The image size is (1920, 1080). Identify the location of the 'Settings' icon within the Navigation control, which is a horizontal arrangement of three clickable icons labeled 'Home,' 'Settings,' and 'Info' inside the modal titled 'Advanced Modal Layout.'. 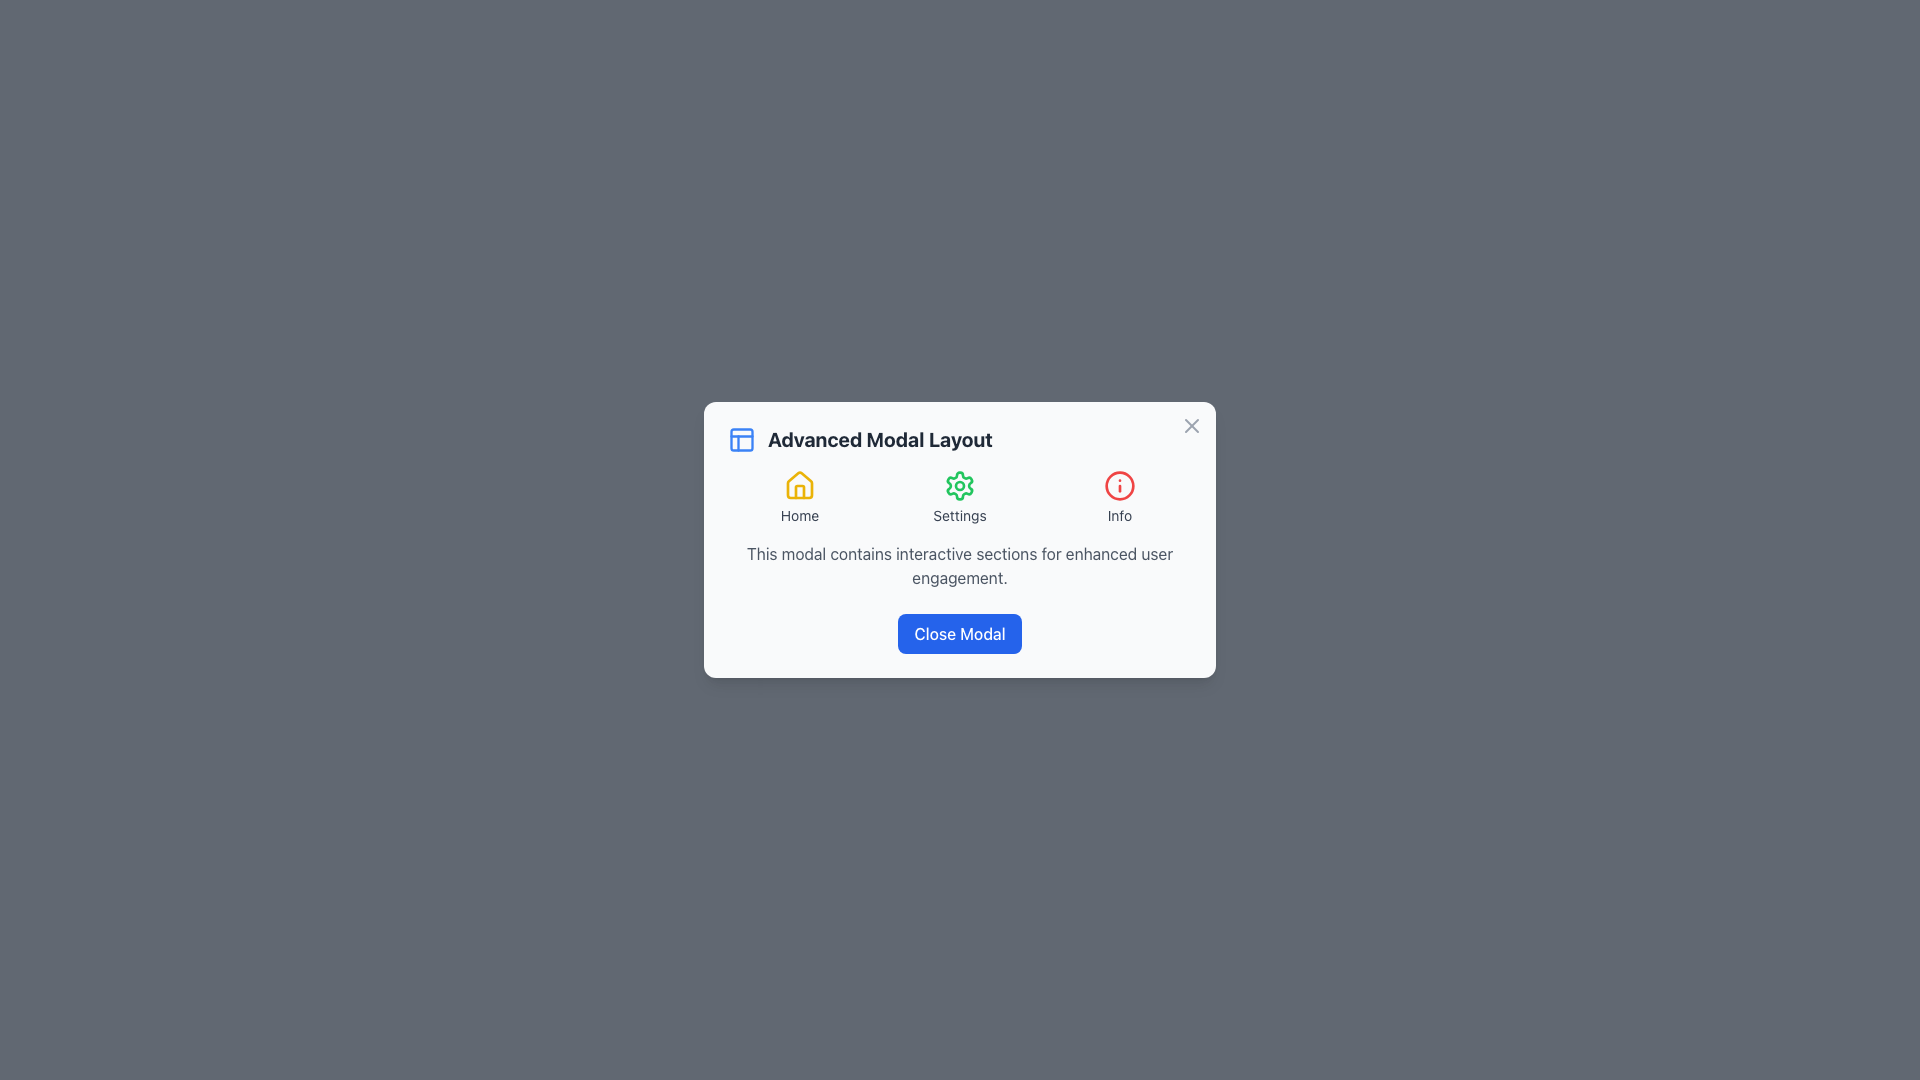
(960, 496).